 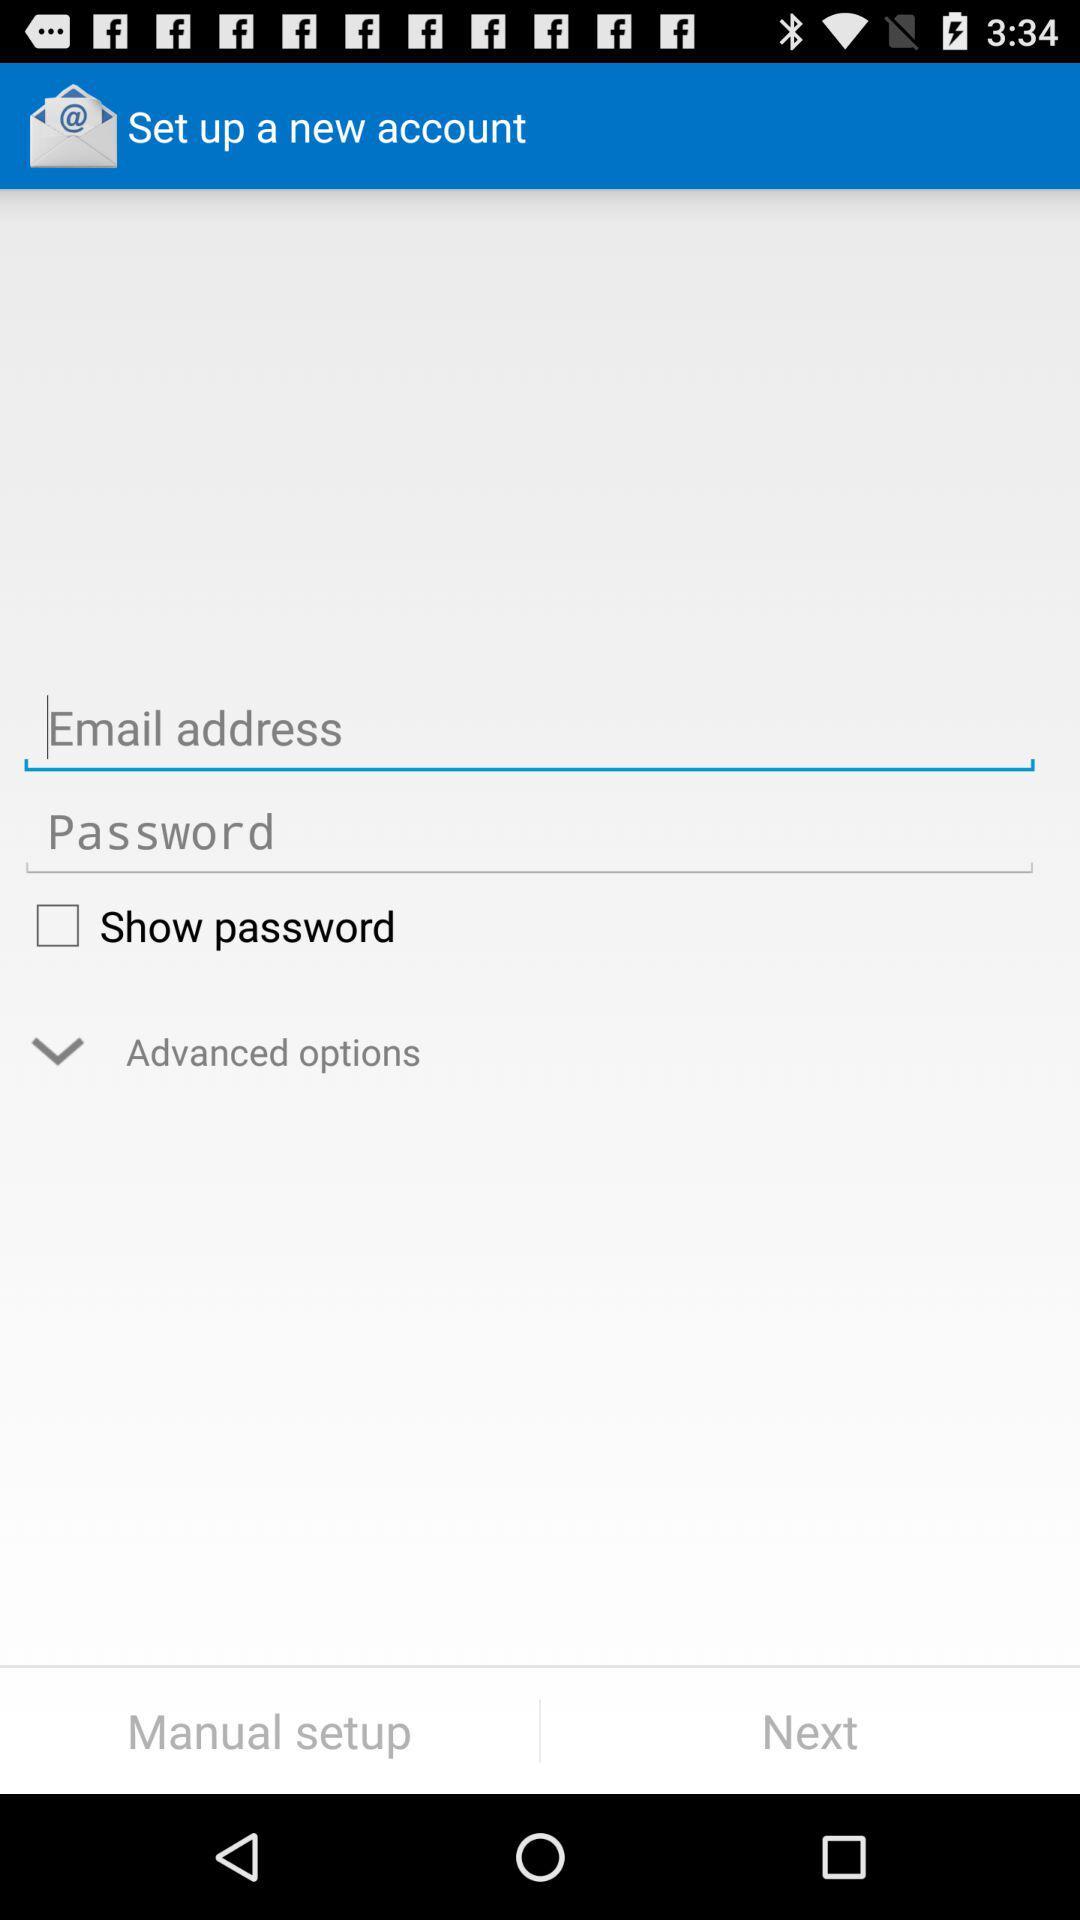 I want to click on the next icon, so click(x=810, y=1730).